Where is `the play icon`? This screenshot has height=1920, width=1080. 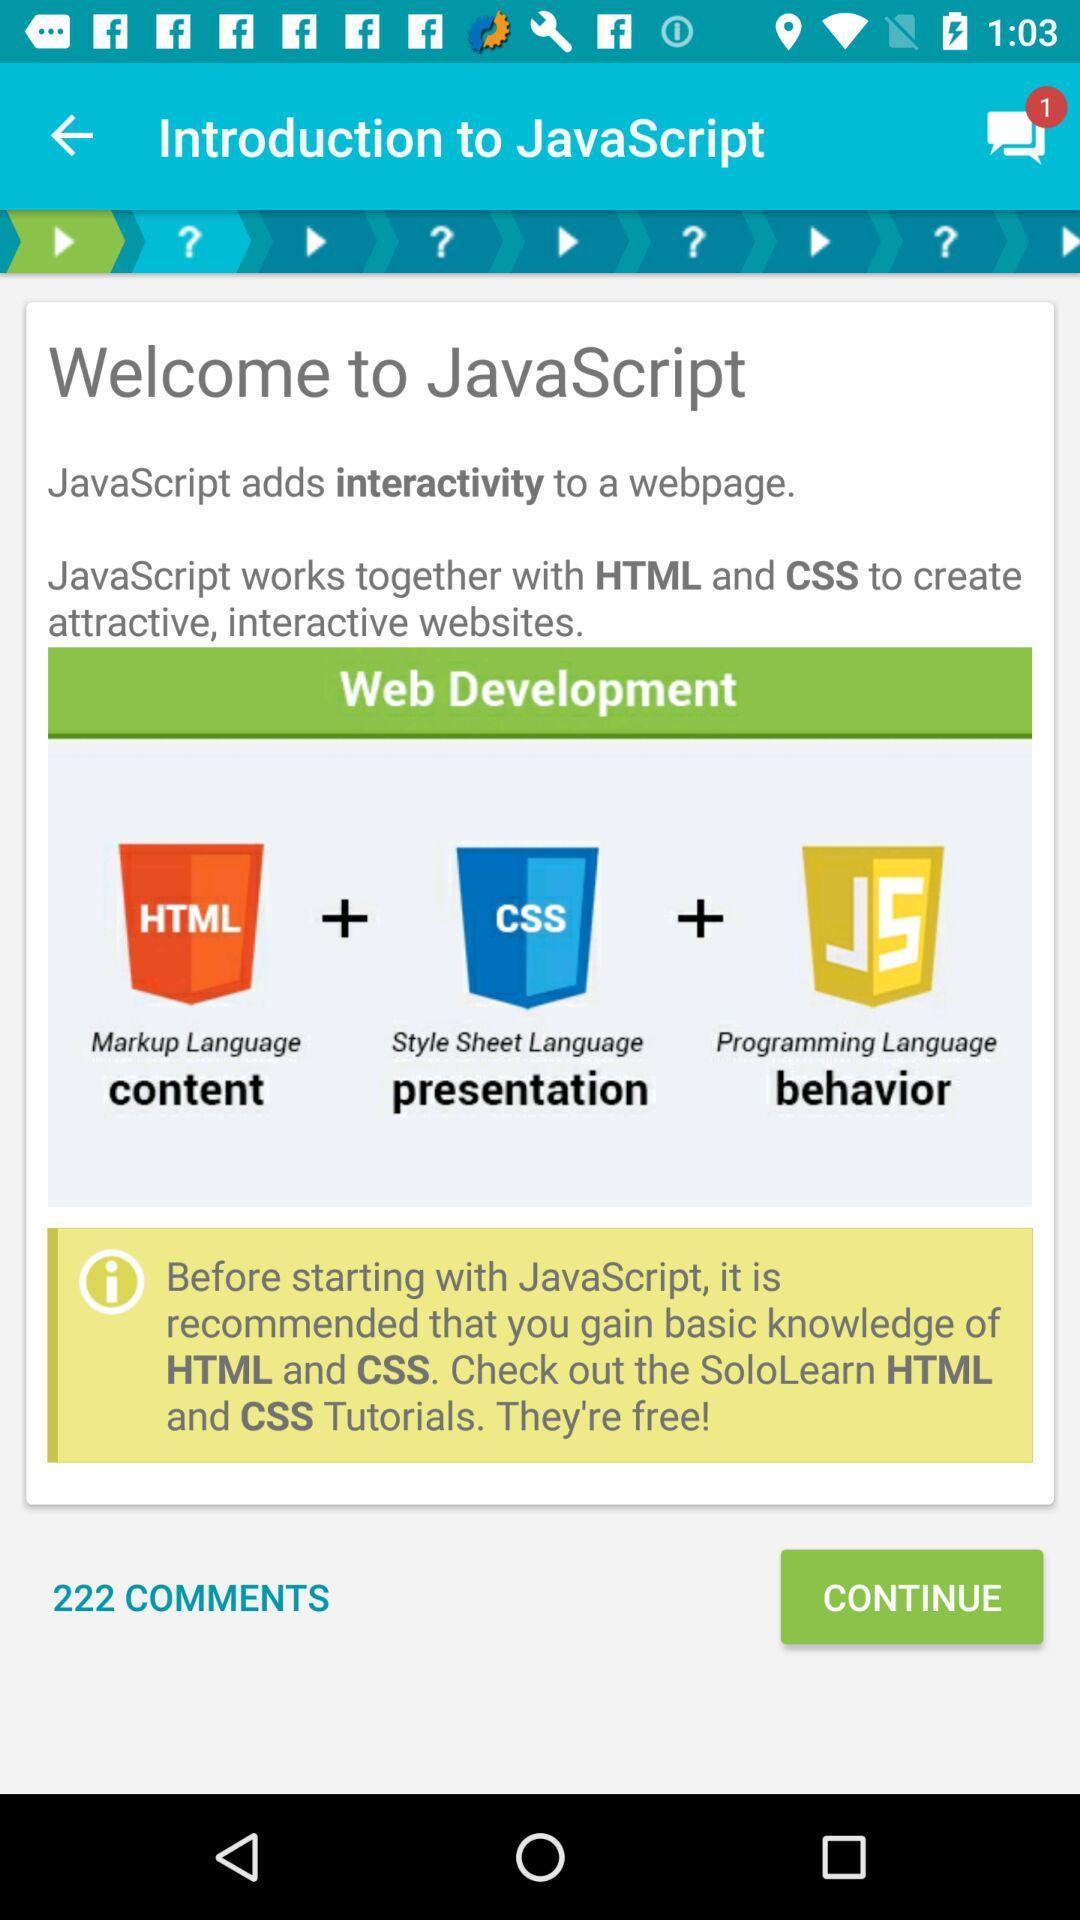
the play icon is located at coordinates (61, 240).